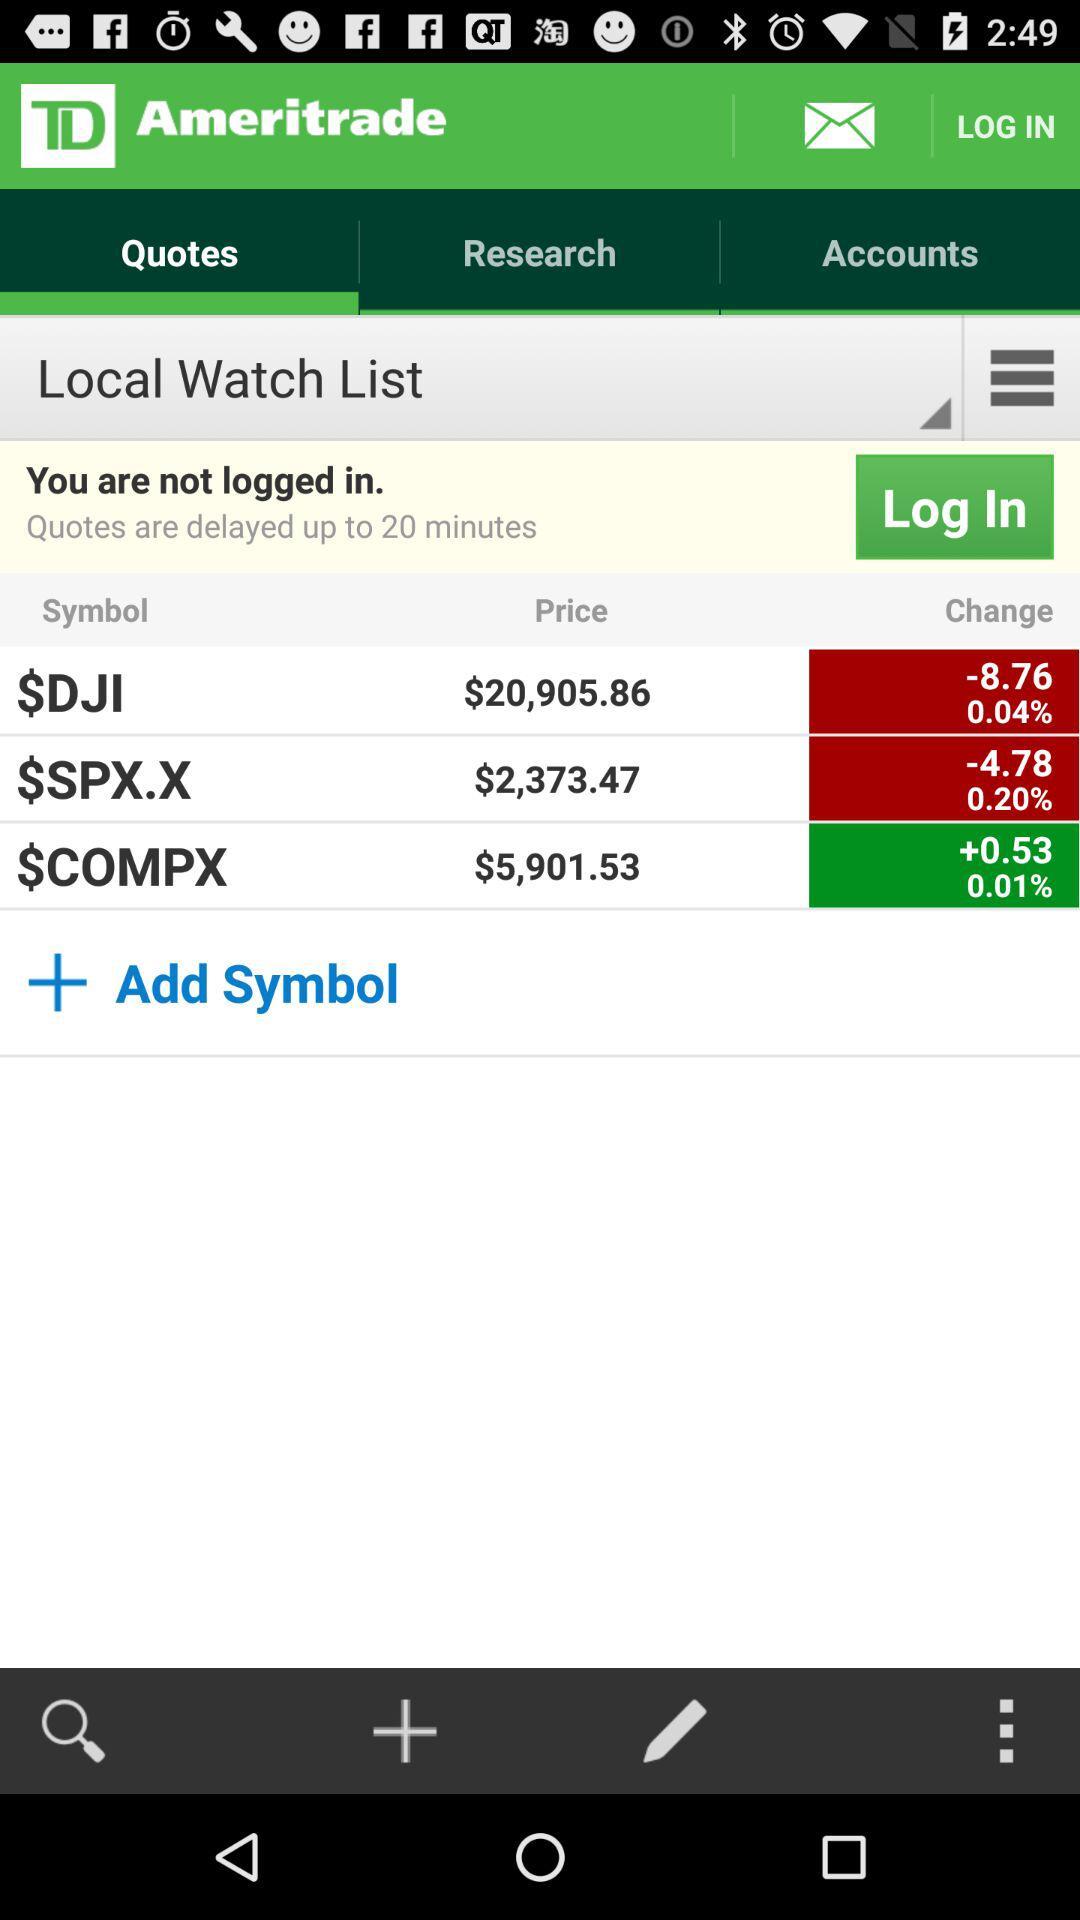 The height and width of the screenshot is (1920, 1080). What do you see at coordinates (557, 691) in the screenshot?
I see `item below the symbol app` at bounding box center [557, 691].